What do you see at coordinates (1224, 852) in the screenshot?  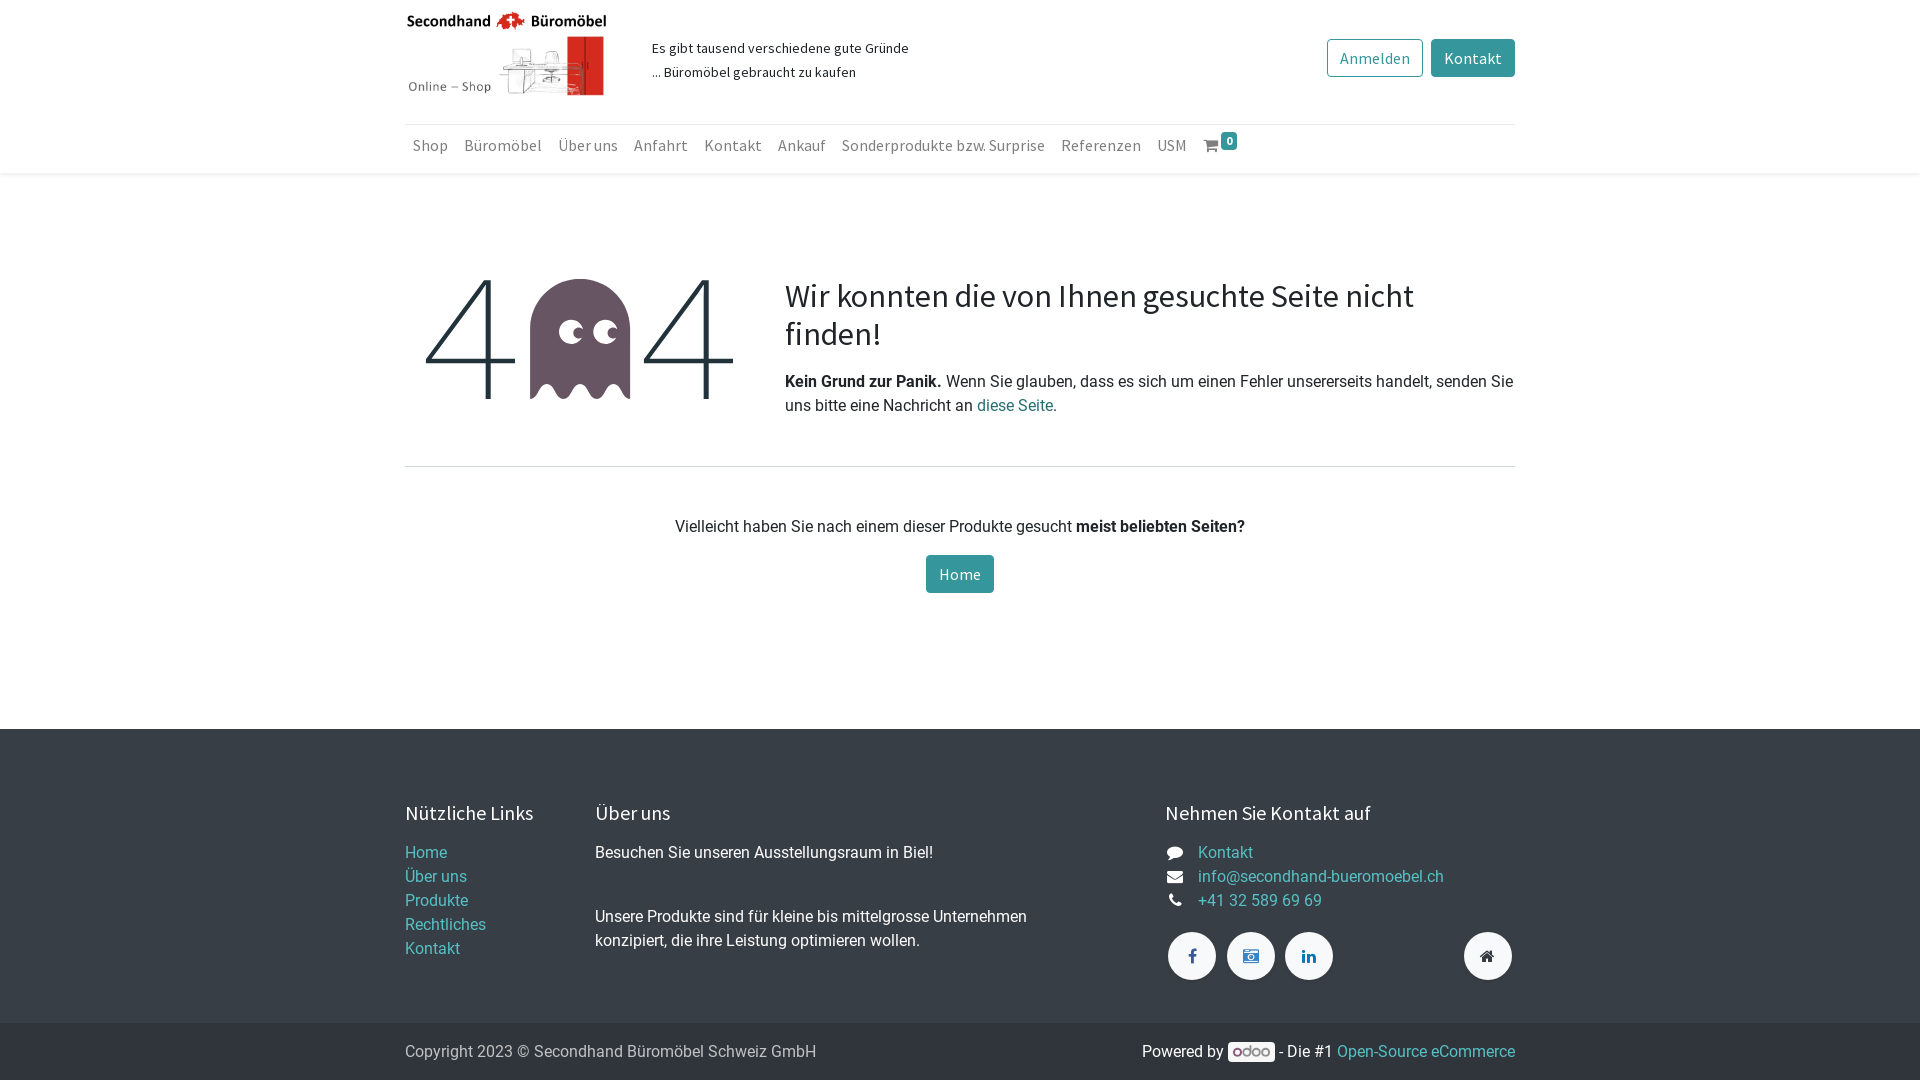 I see `'Kontakt'` at bounding box center [1224, 852].